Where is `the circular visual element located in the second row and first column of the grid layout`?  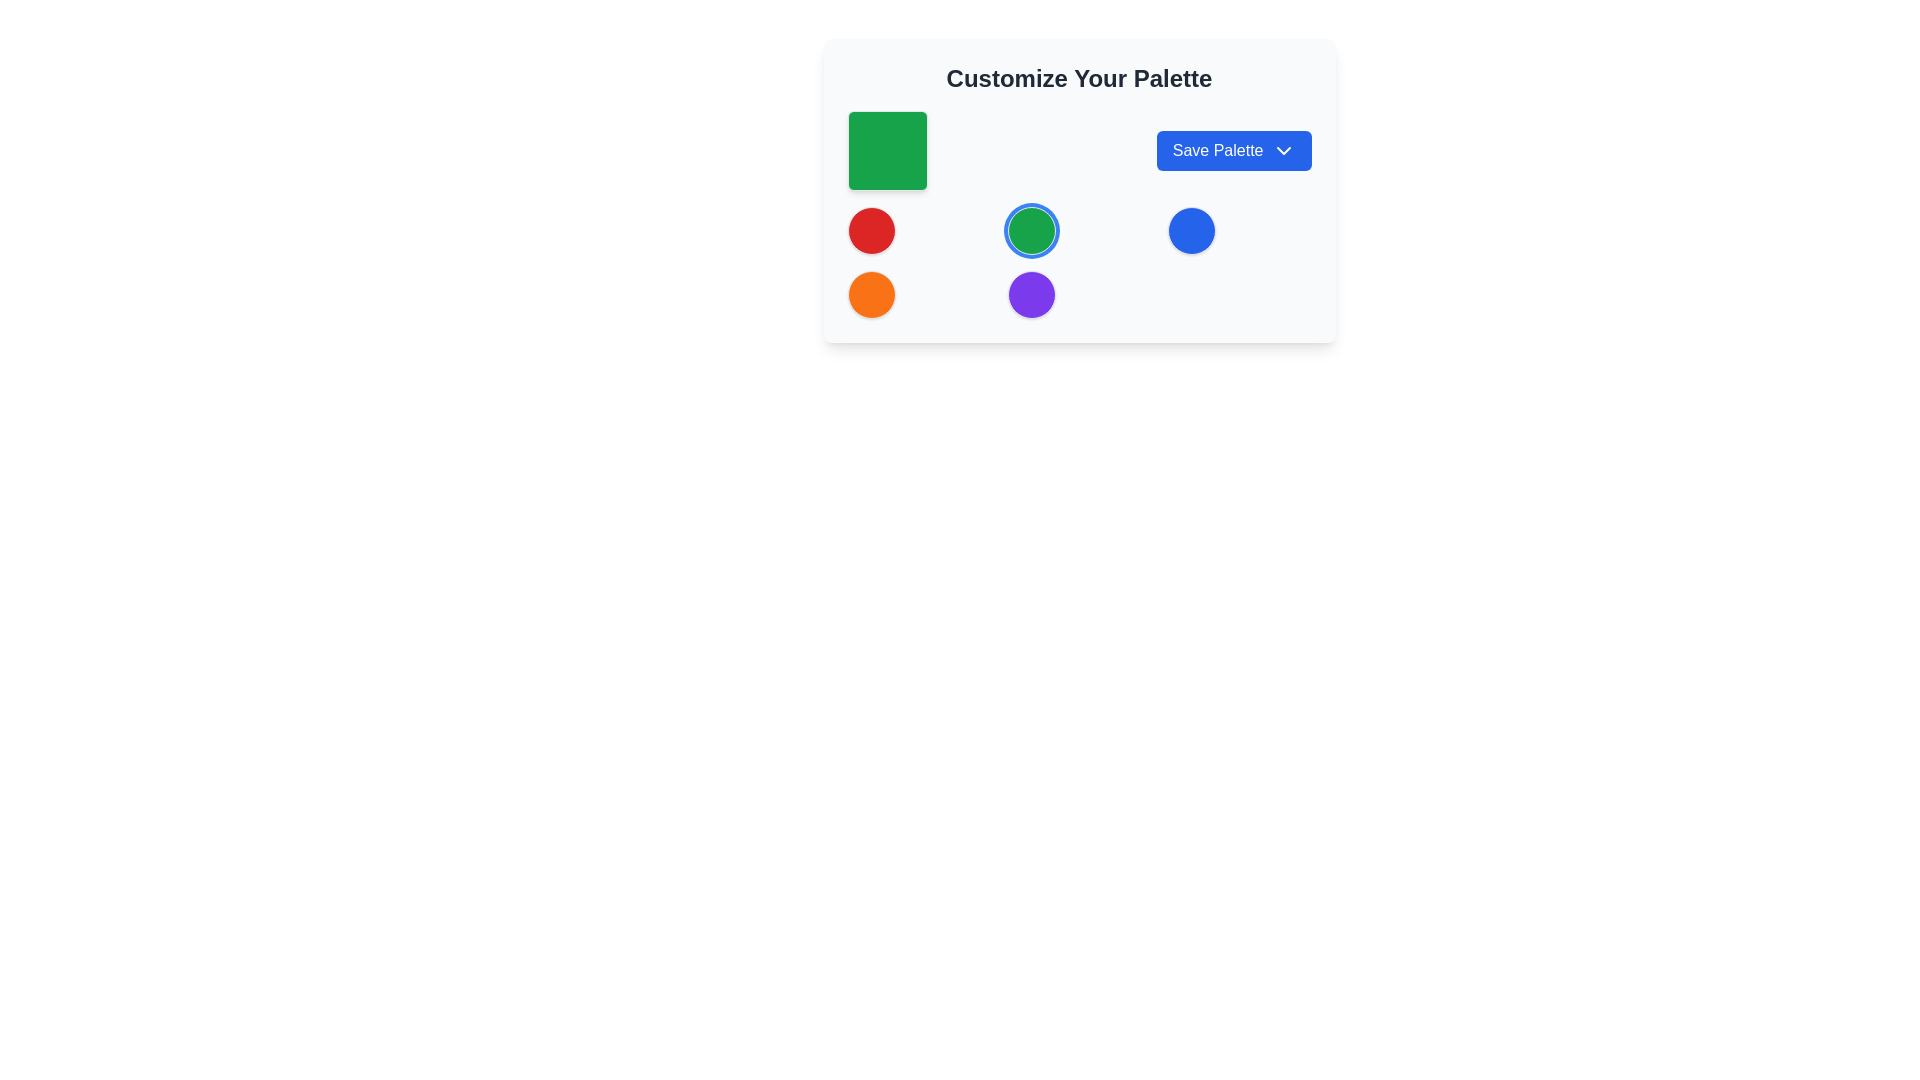
the circular visual element located in the second row and first column of the grid layout is located at coordinates (871, 294).